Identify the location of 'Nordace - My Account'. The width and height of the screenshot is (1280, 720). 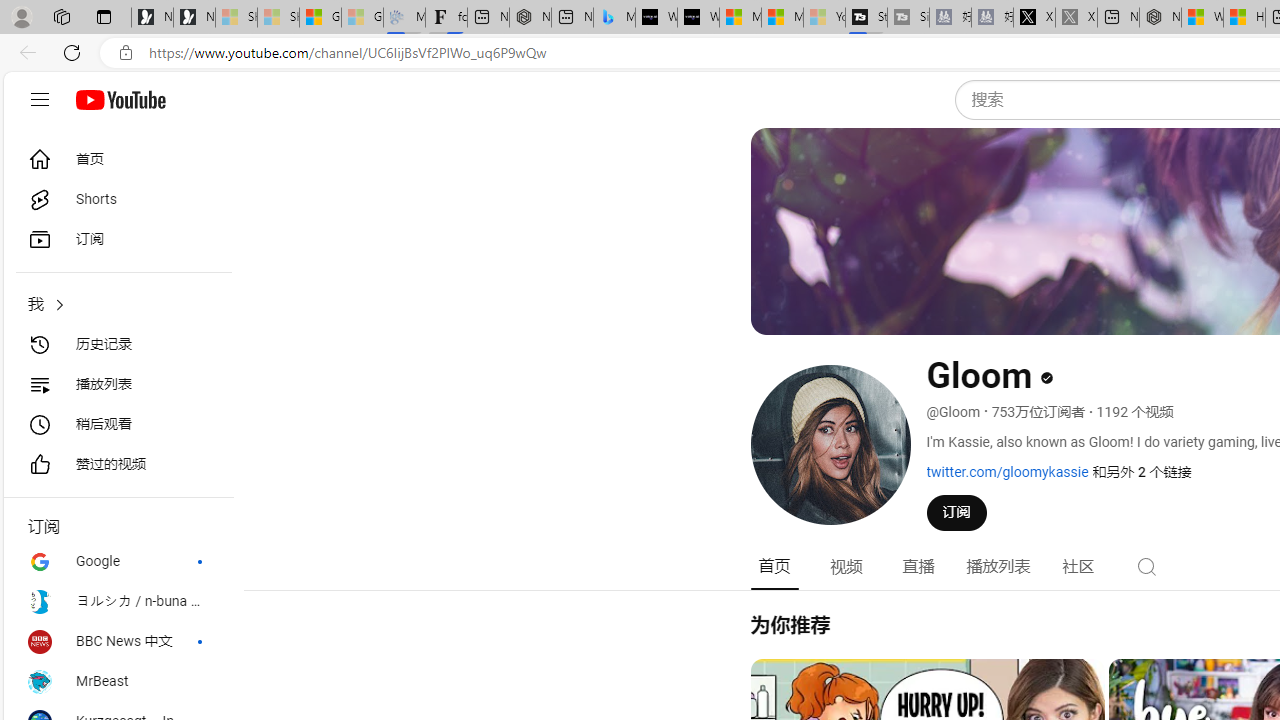
(1160, 17).